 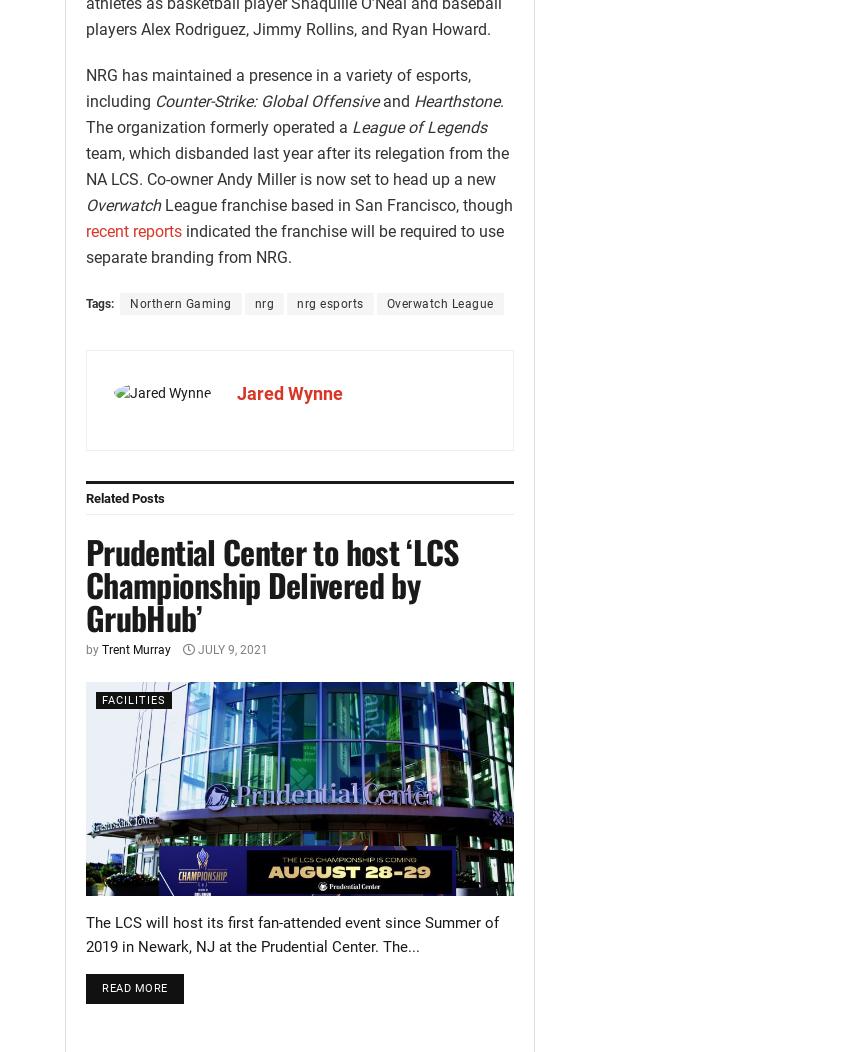 I want to click on 'Posts', so click(x=146, y=497).